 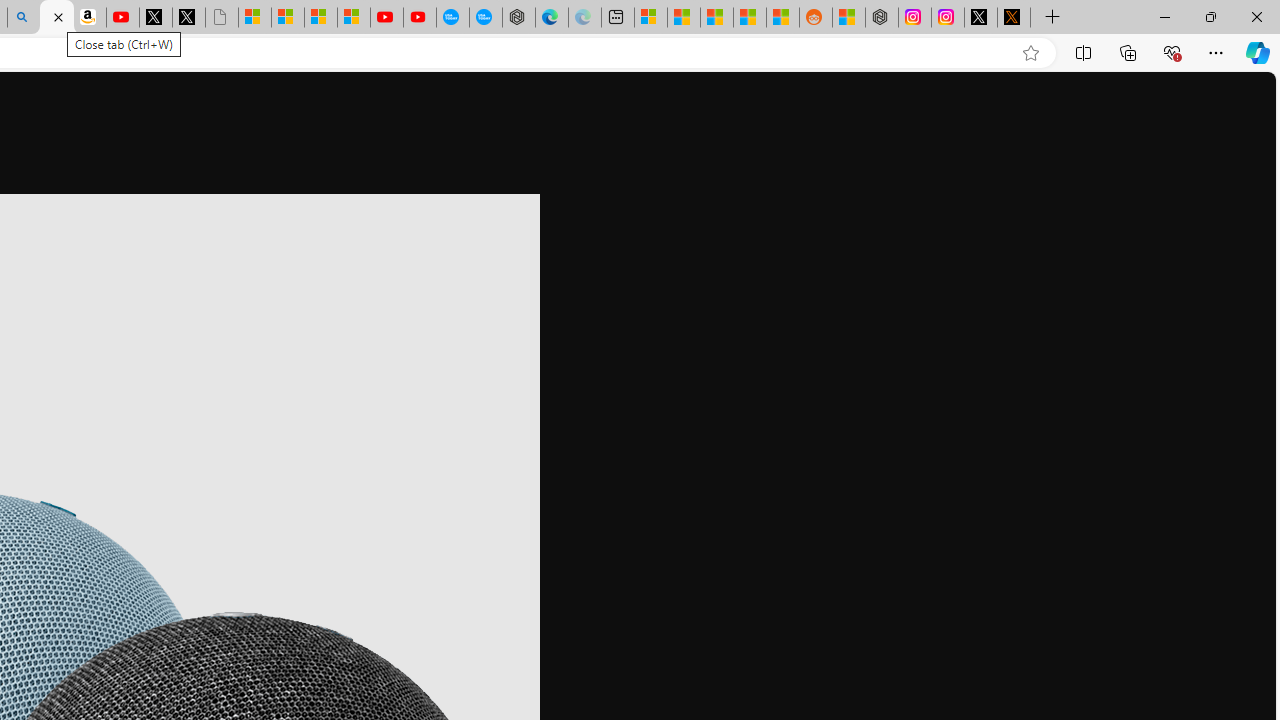 What do you see at coordinates (419, 17) in the screenshot?
I see `'YouTube Kids - An App Created for Kids to Explore Content'` at bounding box center [419, 17].